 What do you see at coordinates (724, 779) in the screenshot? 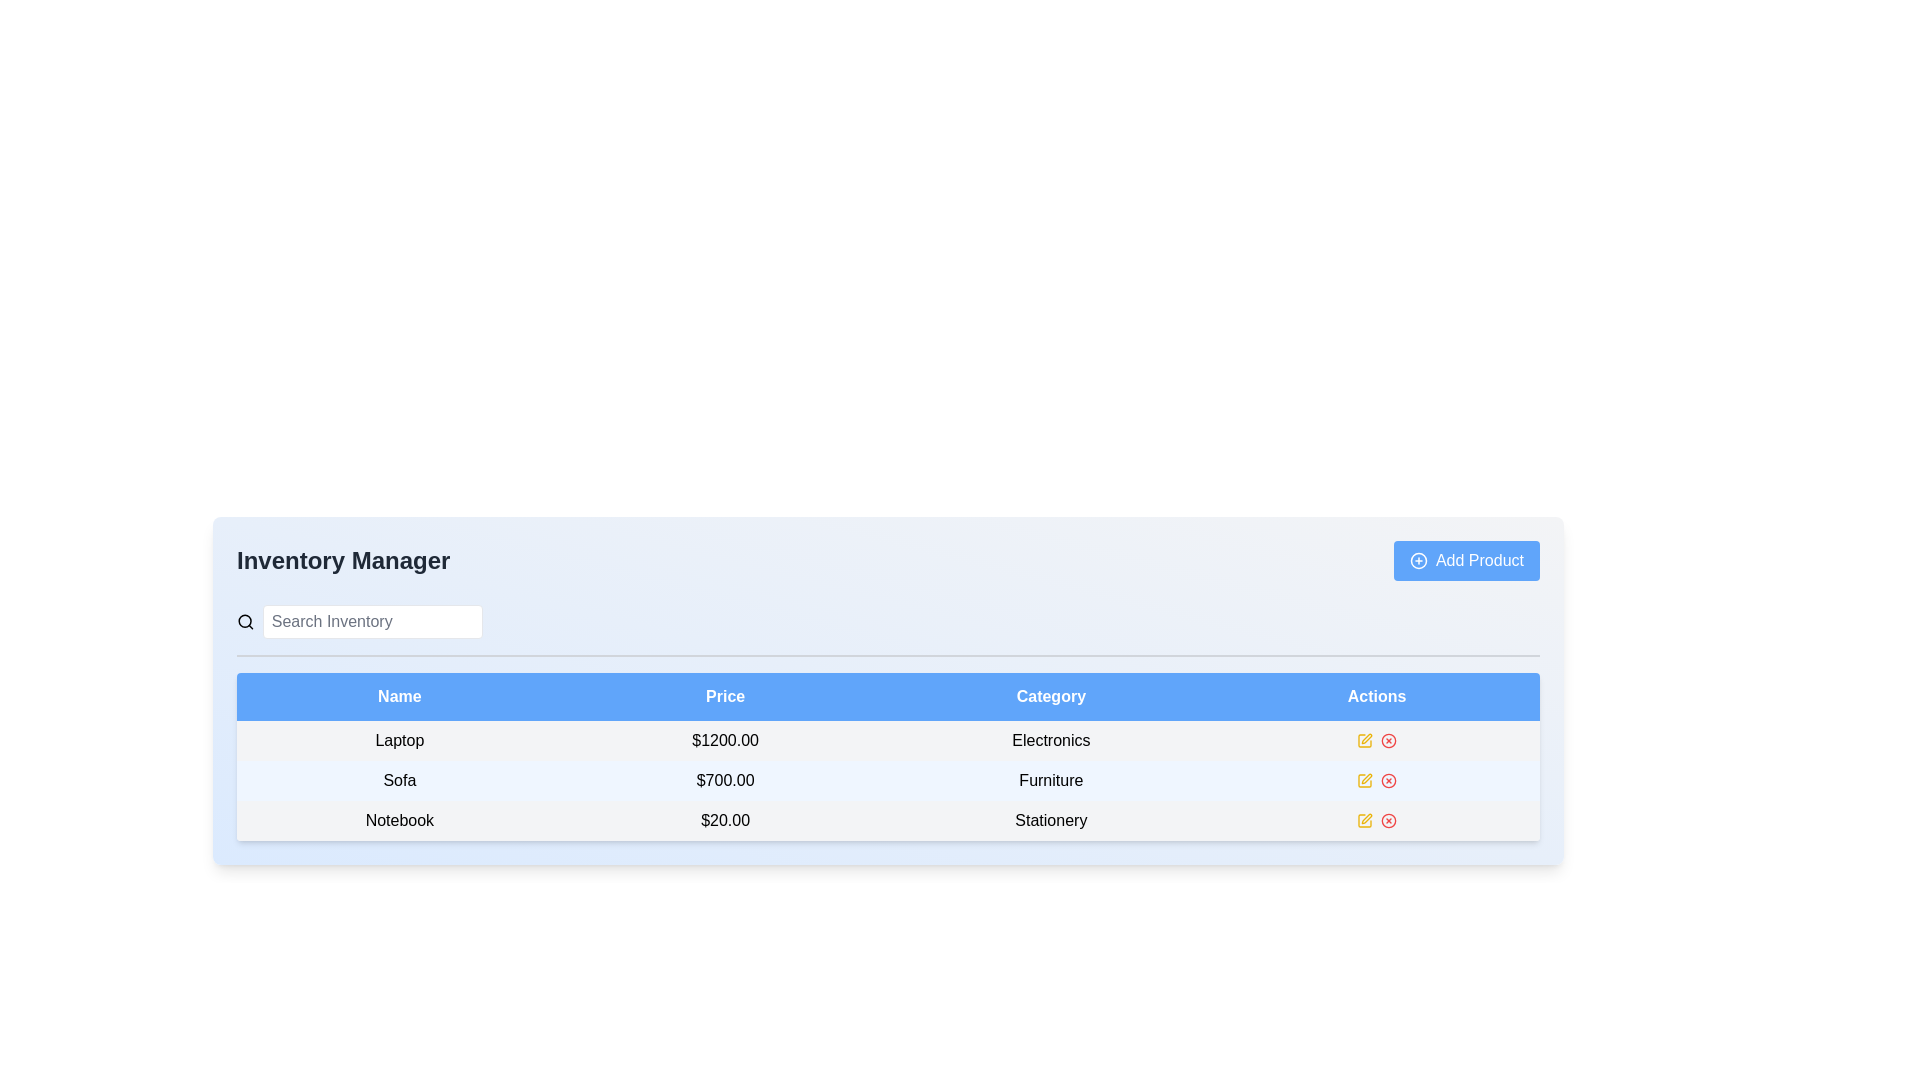
I see `the text label displaying the price '$700.00' in the 'Price' column of the 'Sofa' row in the table` at bounding box center [724, 779].